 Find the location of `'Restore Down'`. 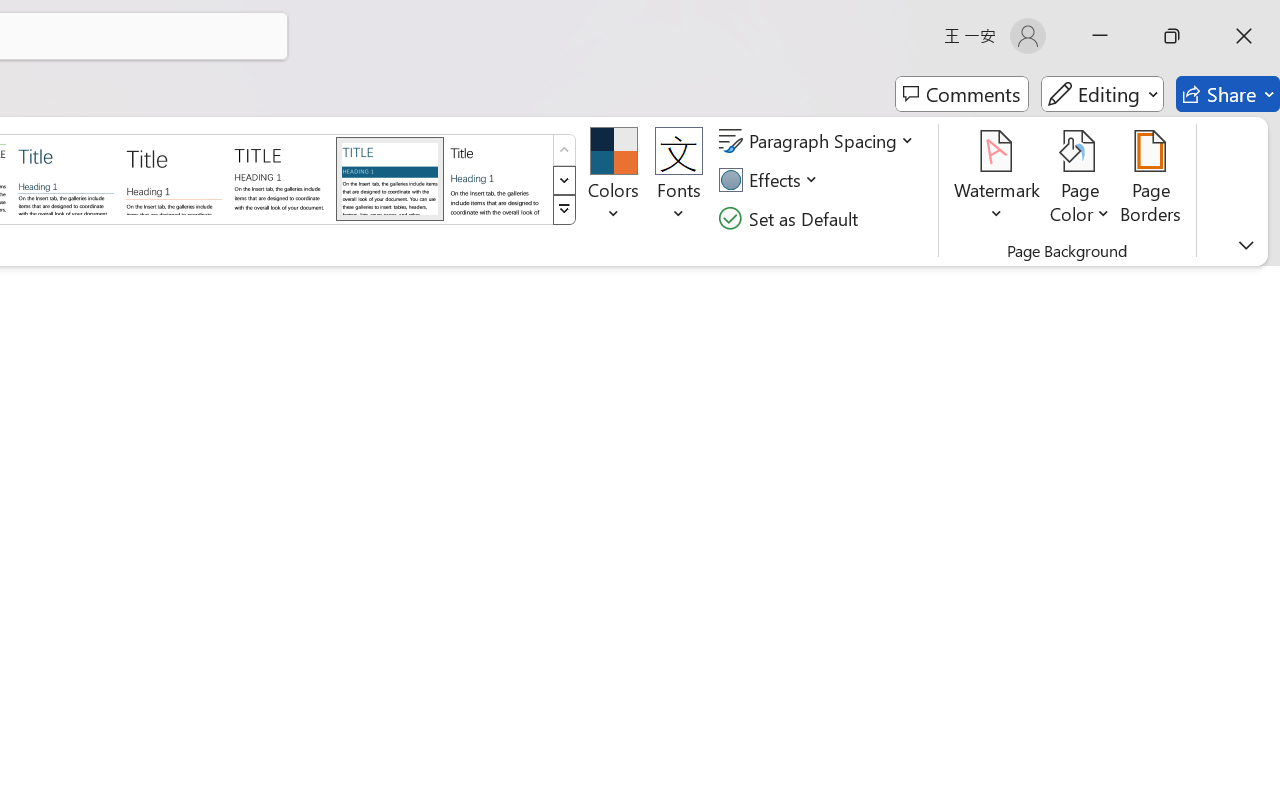

'Restore Down' is located at coordinates (1172, 35).